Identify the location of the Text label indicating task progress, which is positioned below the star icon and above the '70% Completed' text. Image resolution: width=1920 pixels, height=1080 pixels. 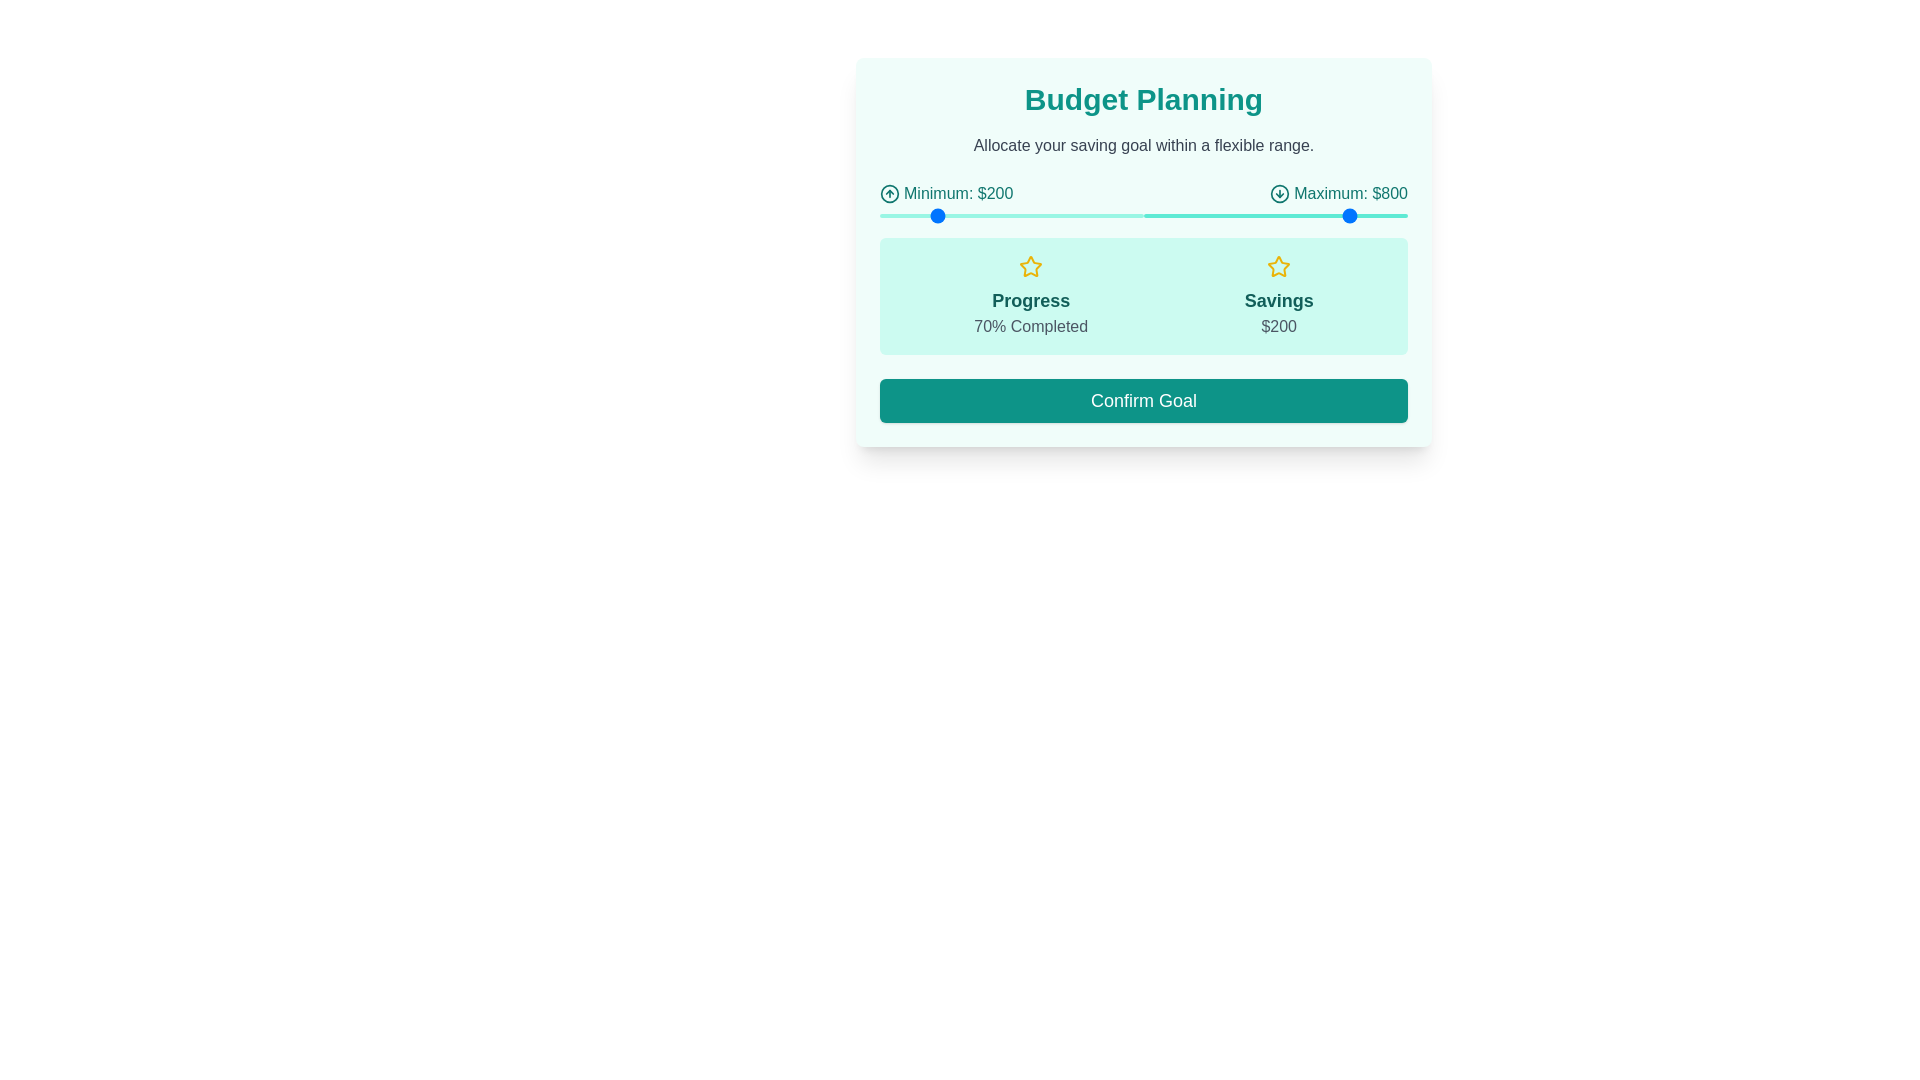
(1031, 300).